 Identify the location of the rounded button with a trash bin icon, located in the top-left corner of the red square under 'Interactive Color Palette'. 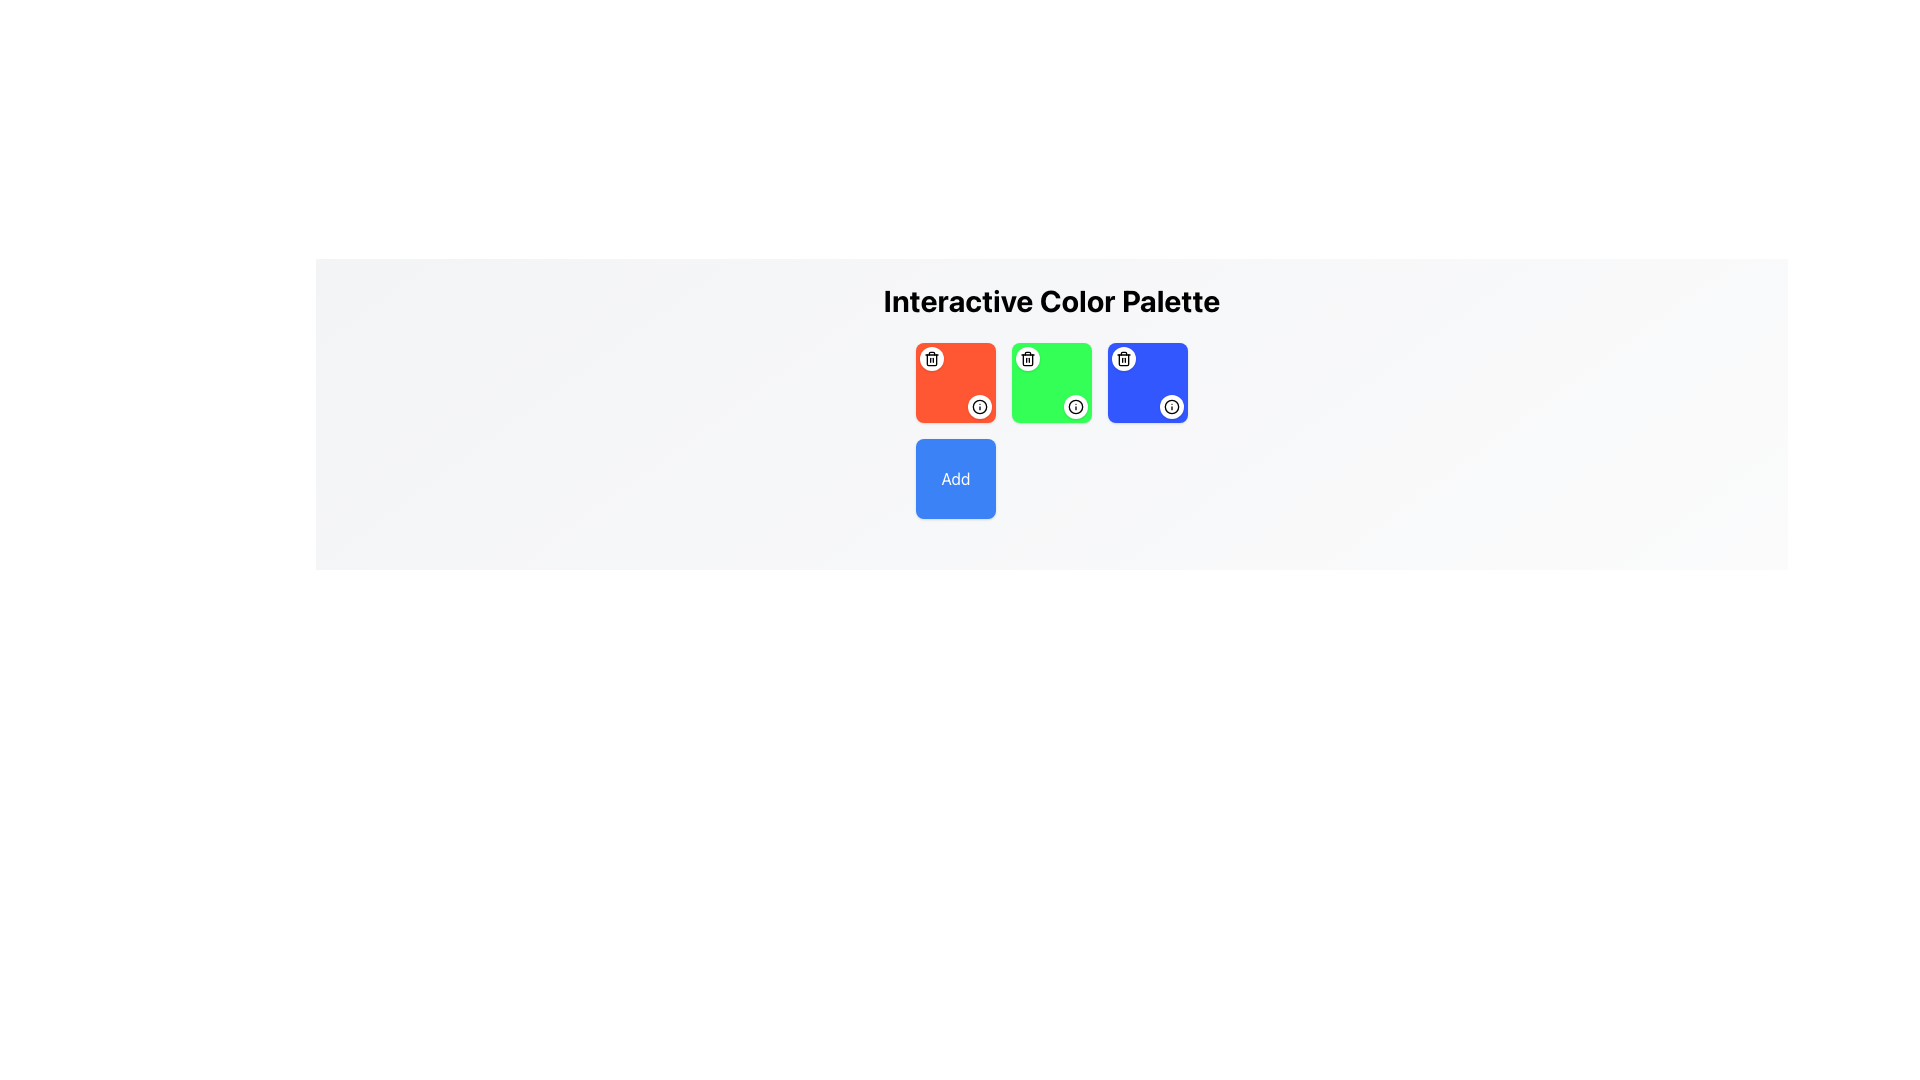
(930, 357).